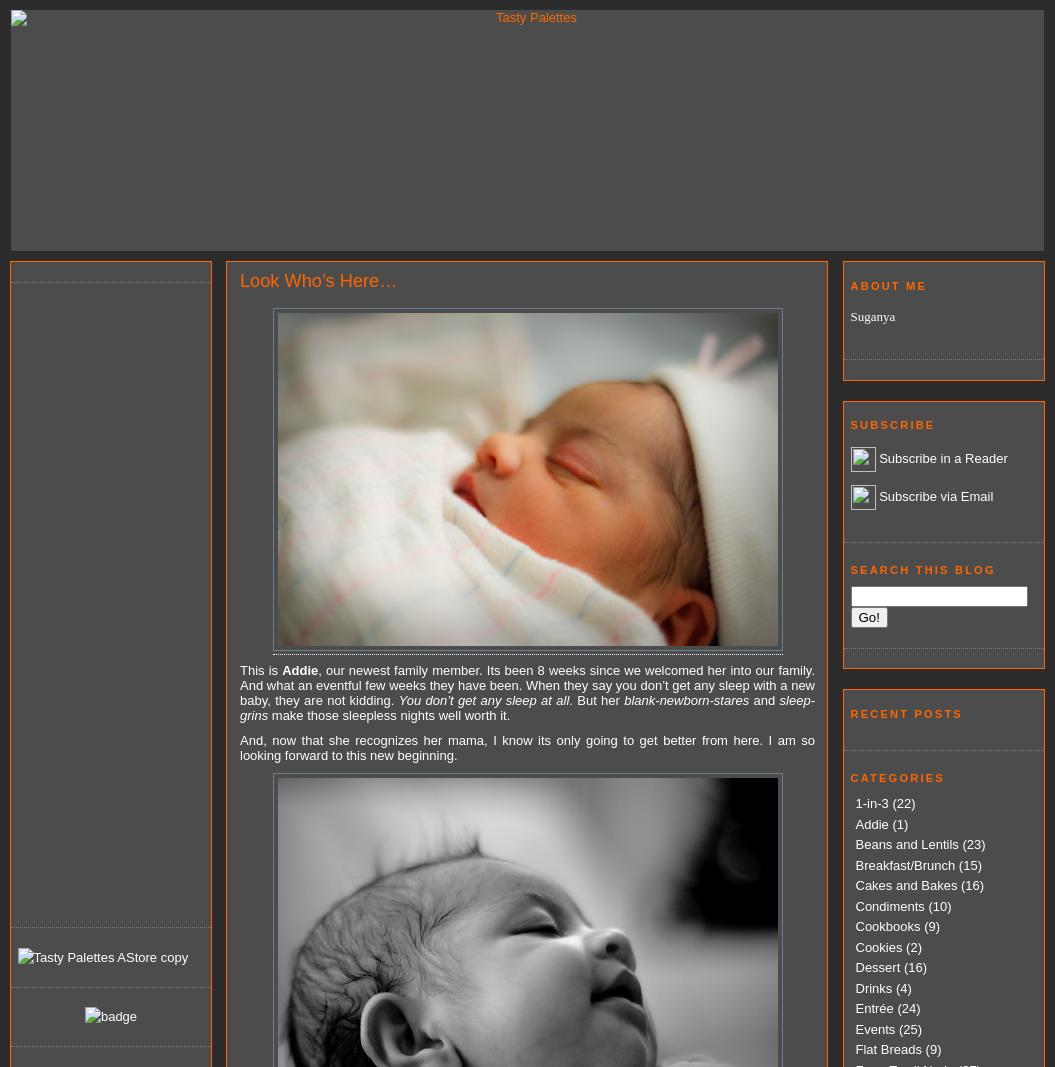  What do you see at coordinates (907, 1008) in the screenshot?
I see `'(24)'` at bounding box center [907, 1008].